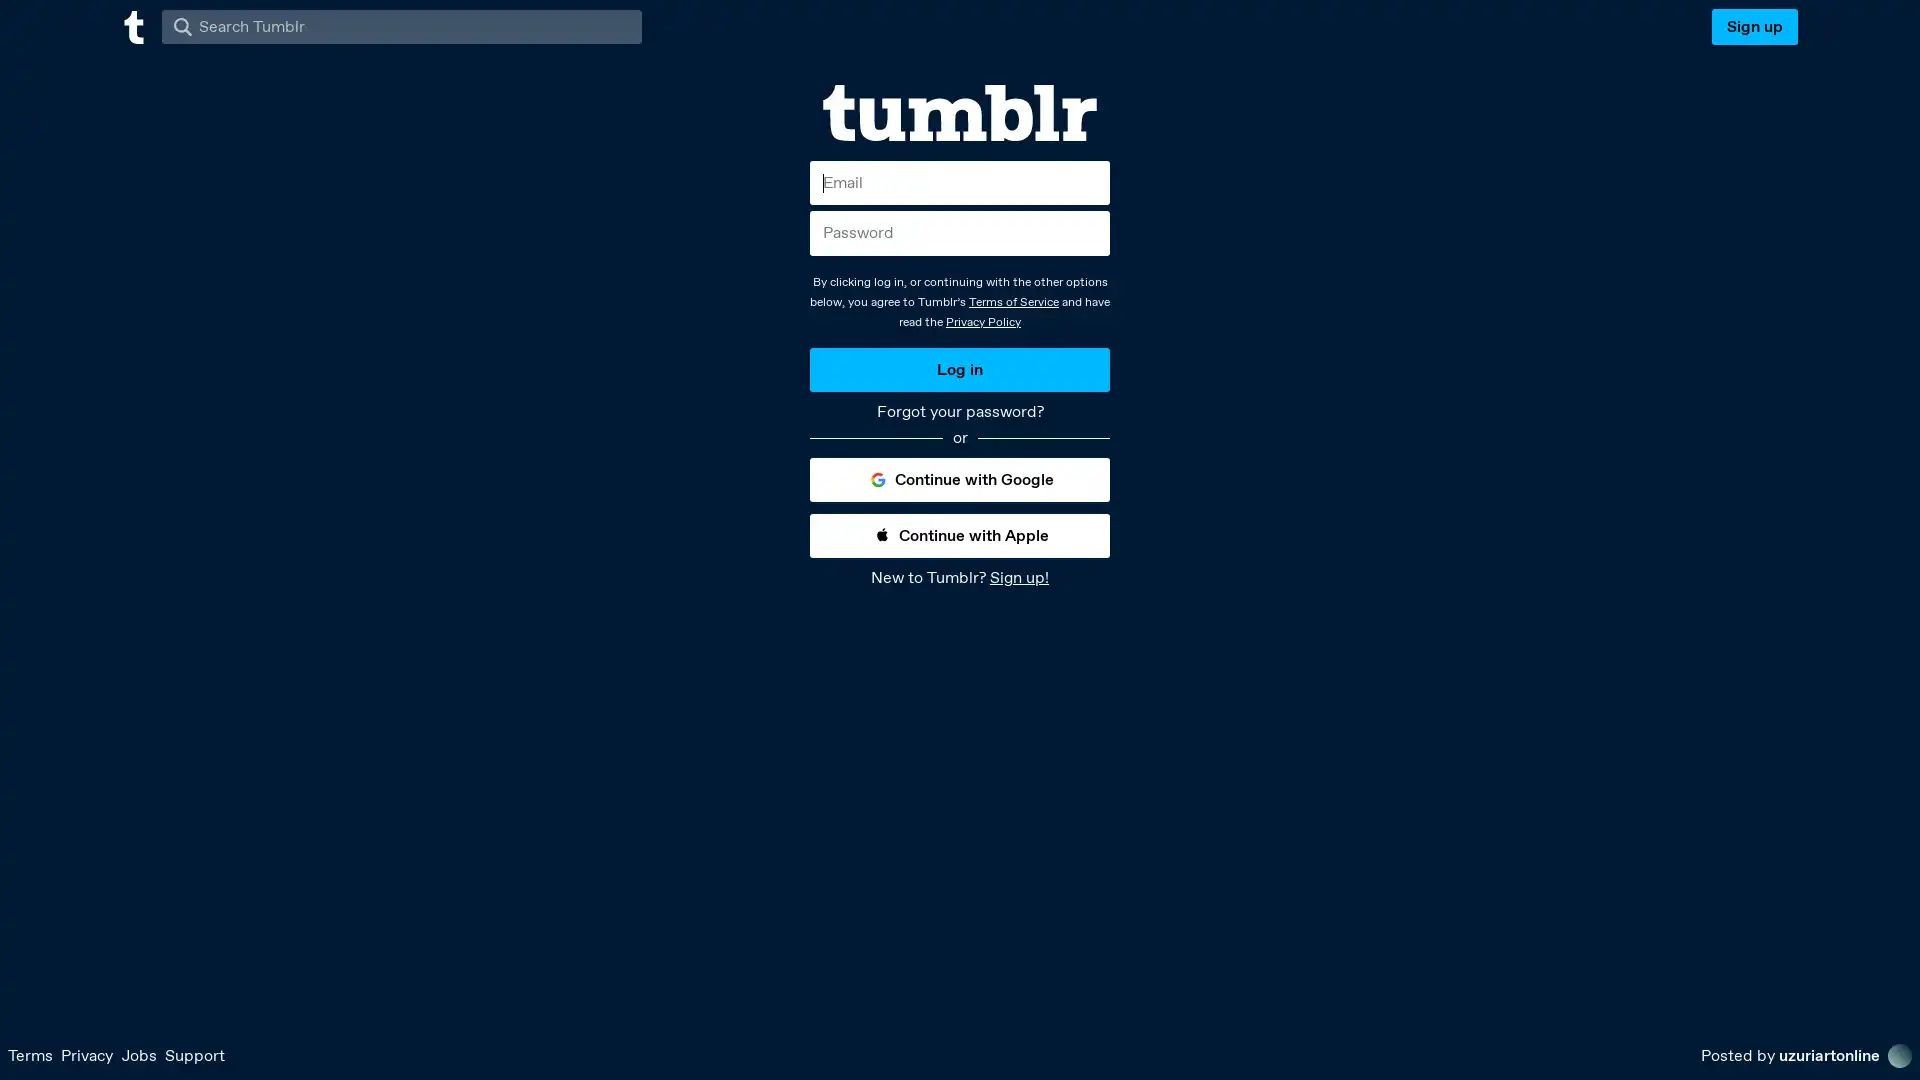 The width and height of the screenshot is (1920, 1080). Describe the element at coordinates (960, 369) in the screenshot. I see `Log in` at that location.